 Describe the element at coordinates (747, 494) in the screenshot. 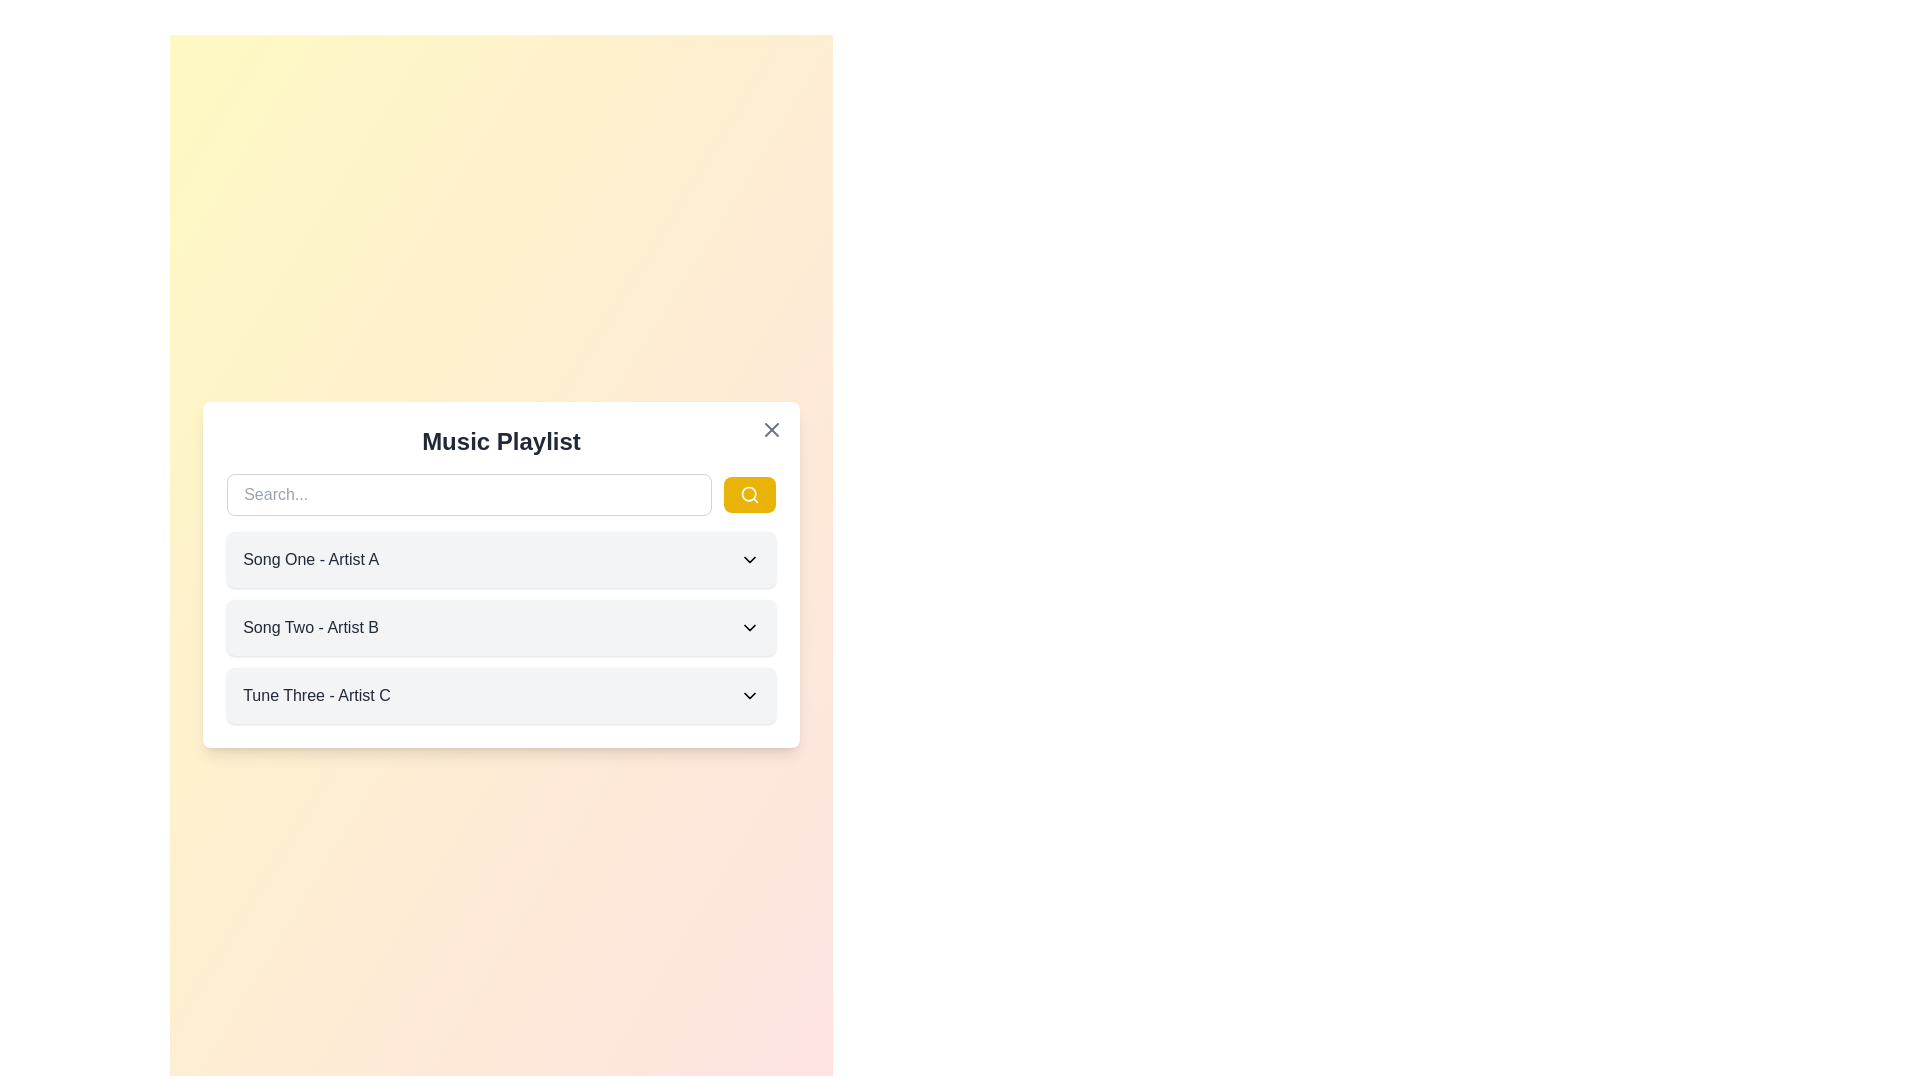

I see `the decorative circle in the center of the magnifying glass icon located in the header of the playlist interface` at that location.